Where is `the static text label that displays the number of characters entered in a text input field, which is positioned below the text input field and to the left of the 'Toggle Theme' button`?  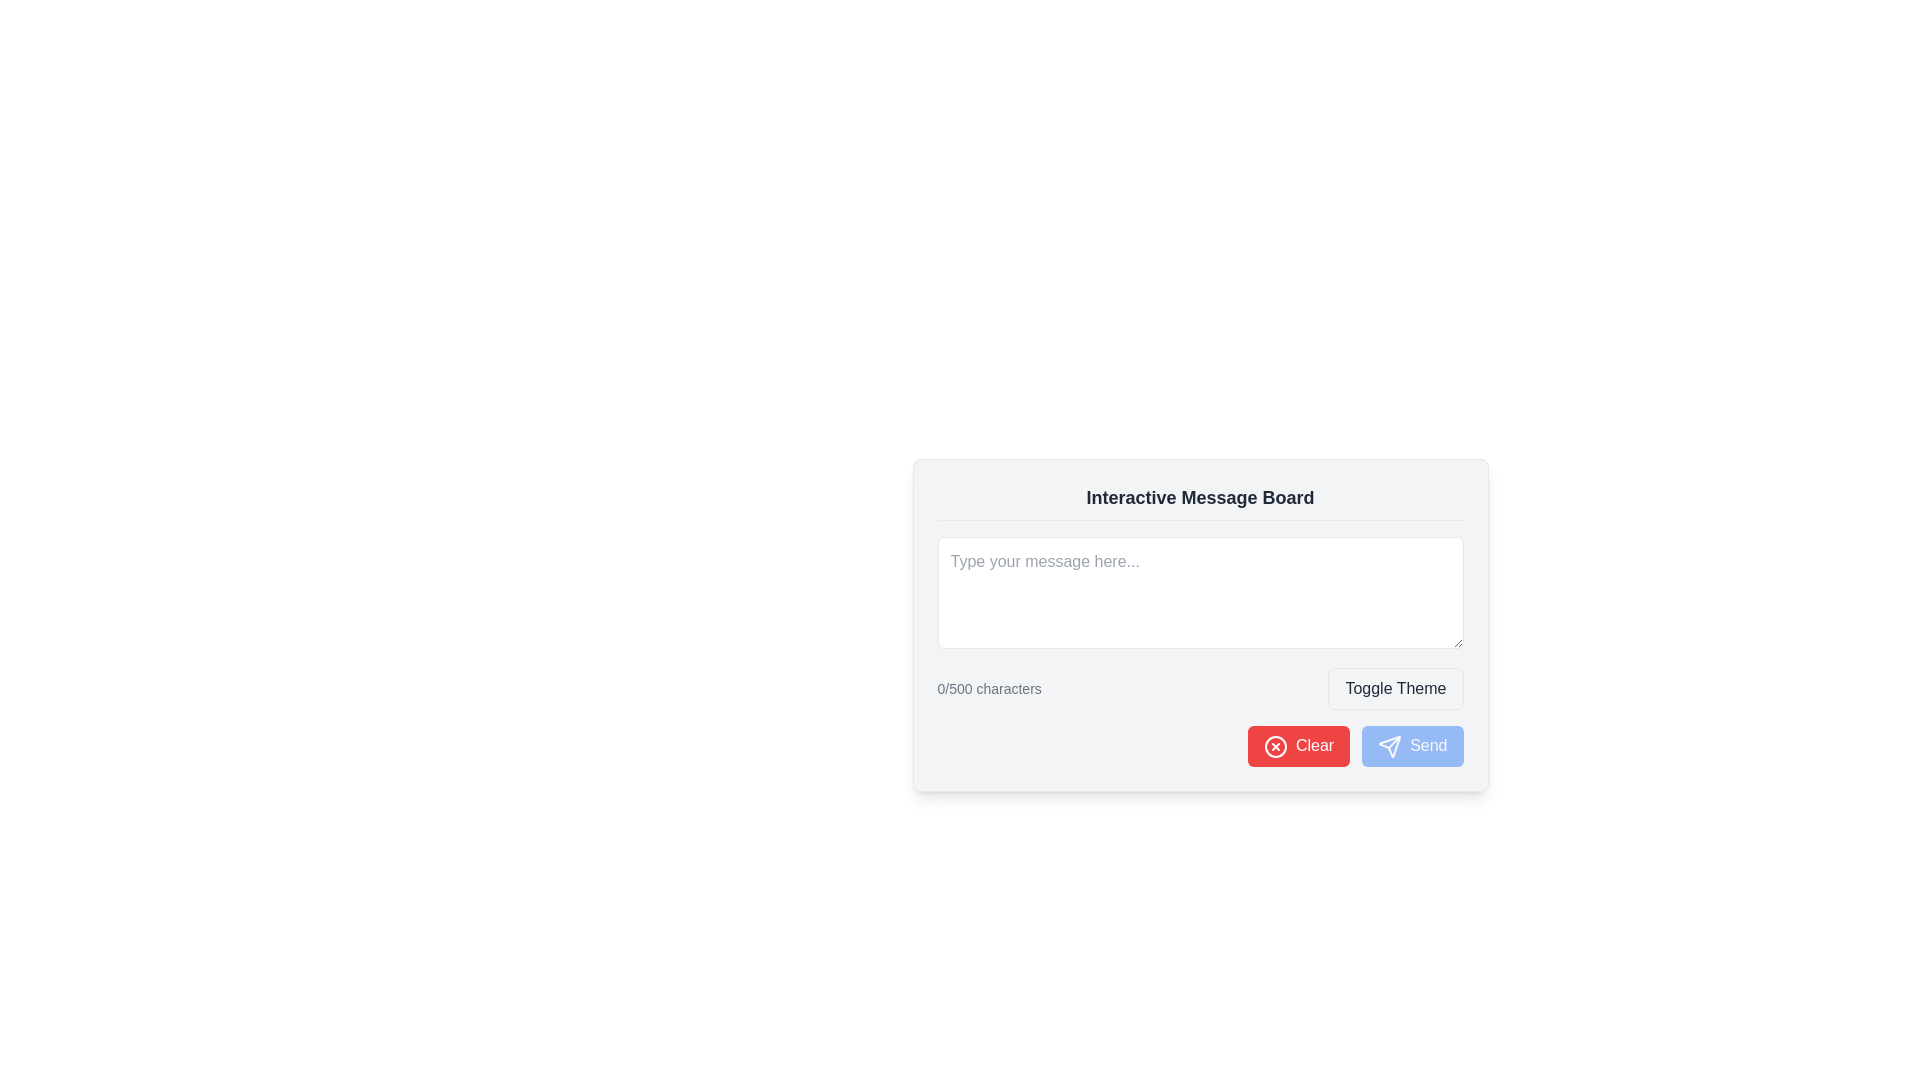 the static text label that displays the number of characters entered in a text input field, which is positioned below the text input field and to the left of the 'Toggle Theme' button is located at coordinates (989, 688).